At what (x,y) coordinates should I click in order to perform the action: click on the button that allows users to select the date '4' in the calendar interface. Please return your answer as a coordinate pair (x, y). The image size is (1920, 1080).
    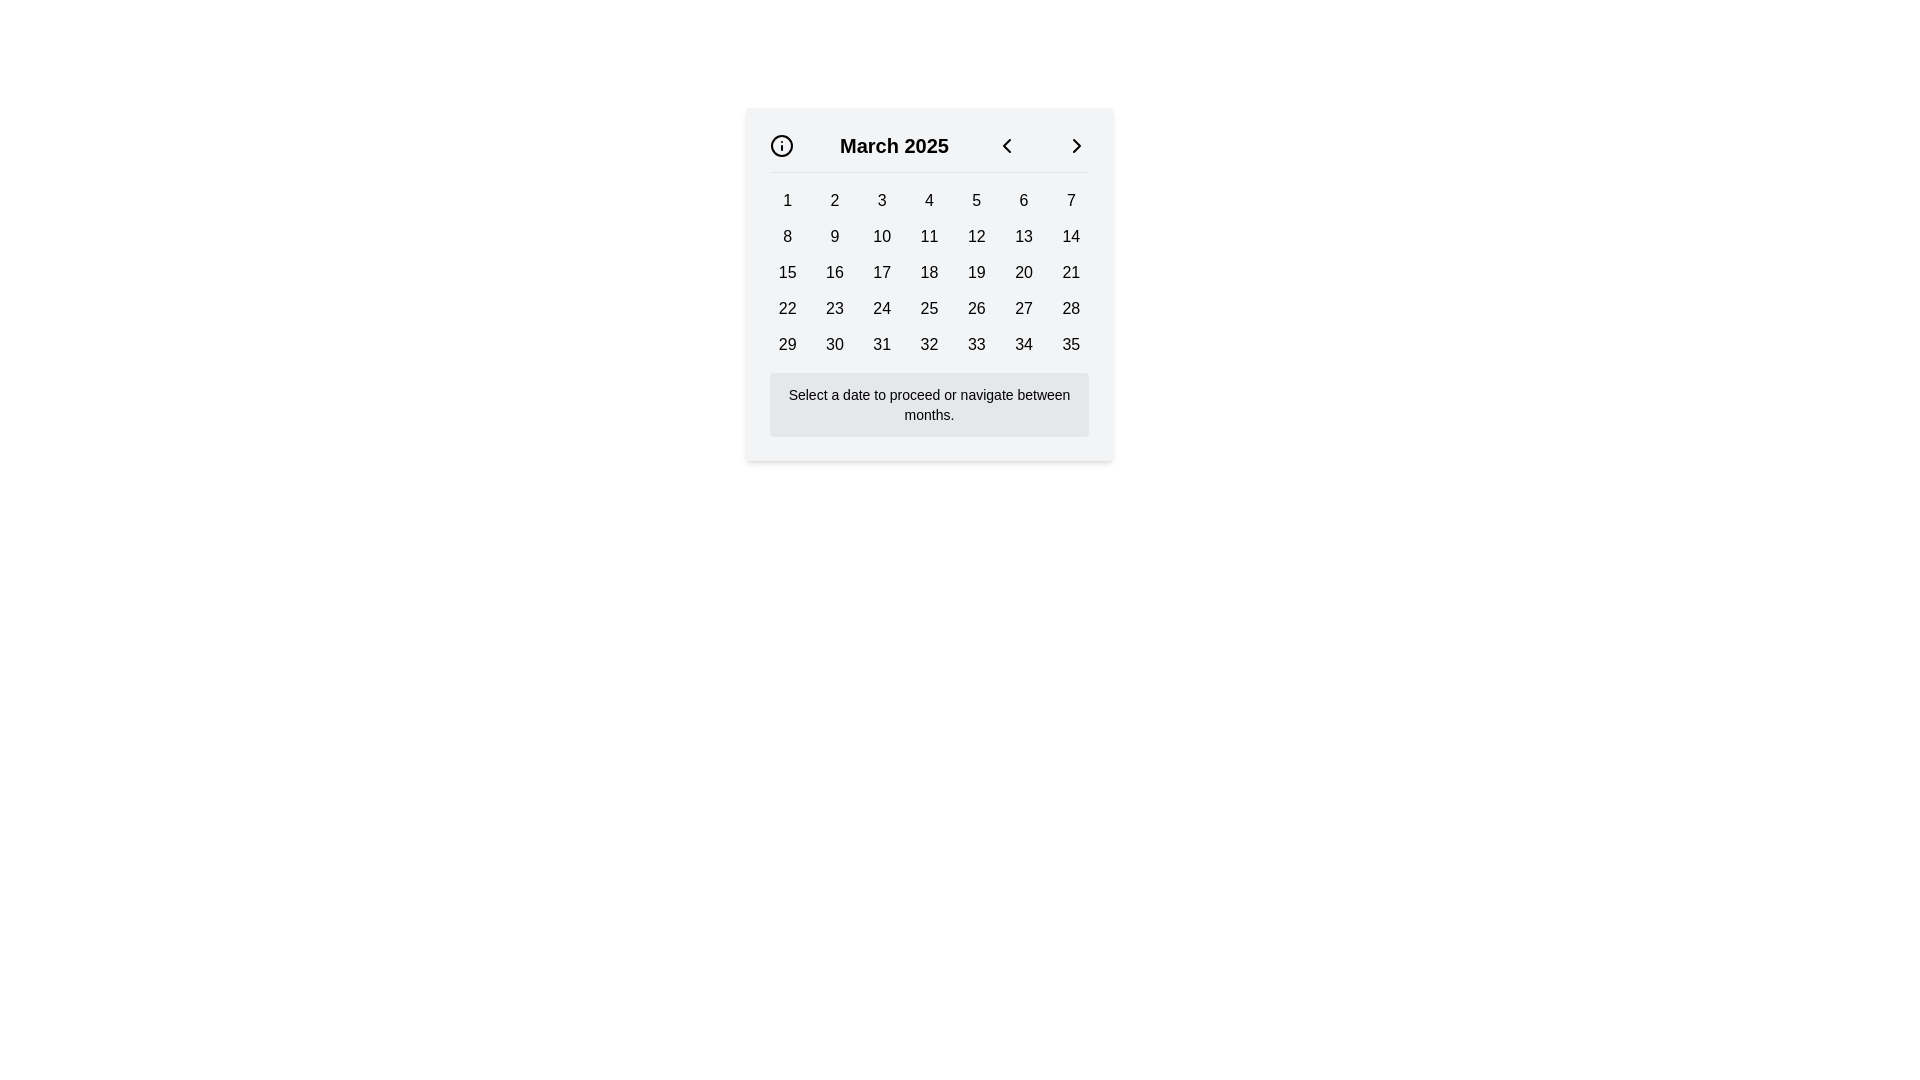
    Looking at the image, I should click on (928, 200).